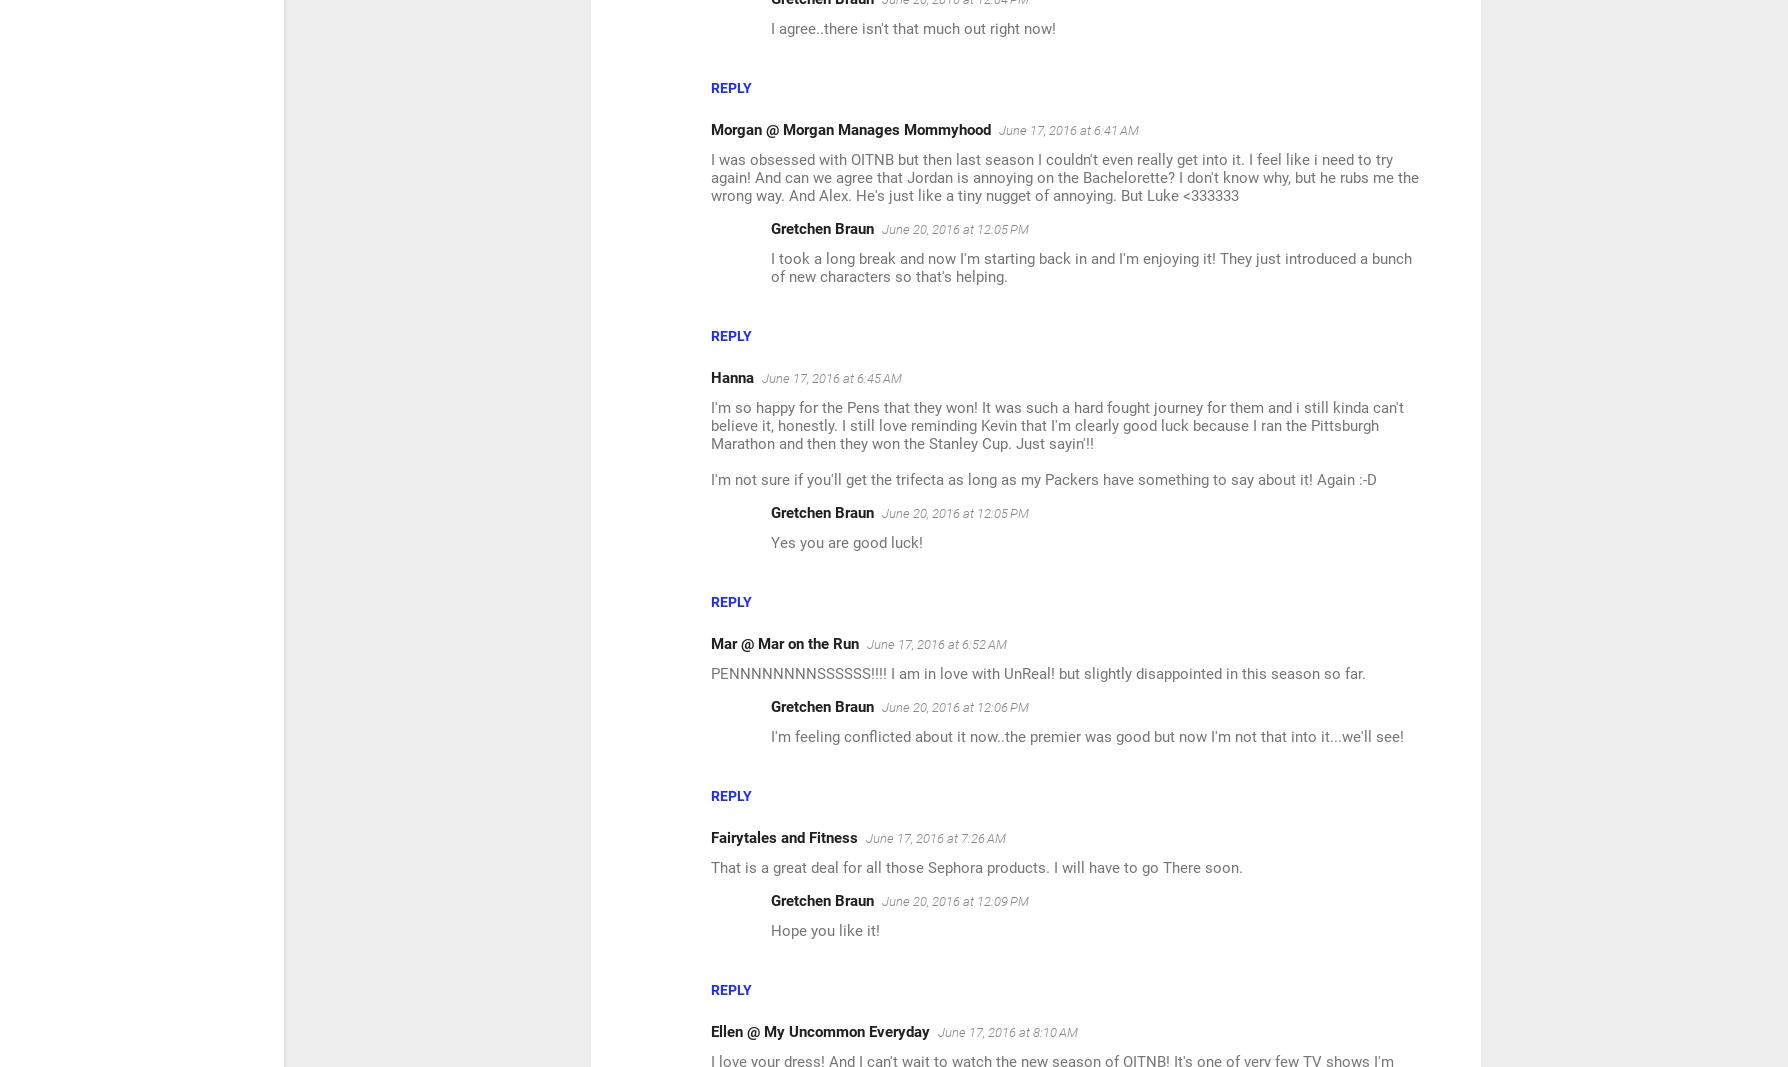 This screenshot has width=1788, height=1067. I want to click on 'Morgan @ Morgan Manages Mommyhood', so click(850, 128).